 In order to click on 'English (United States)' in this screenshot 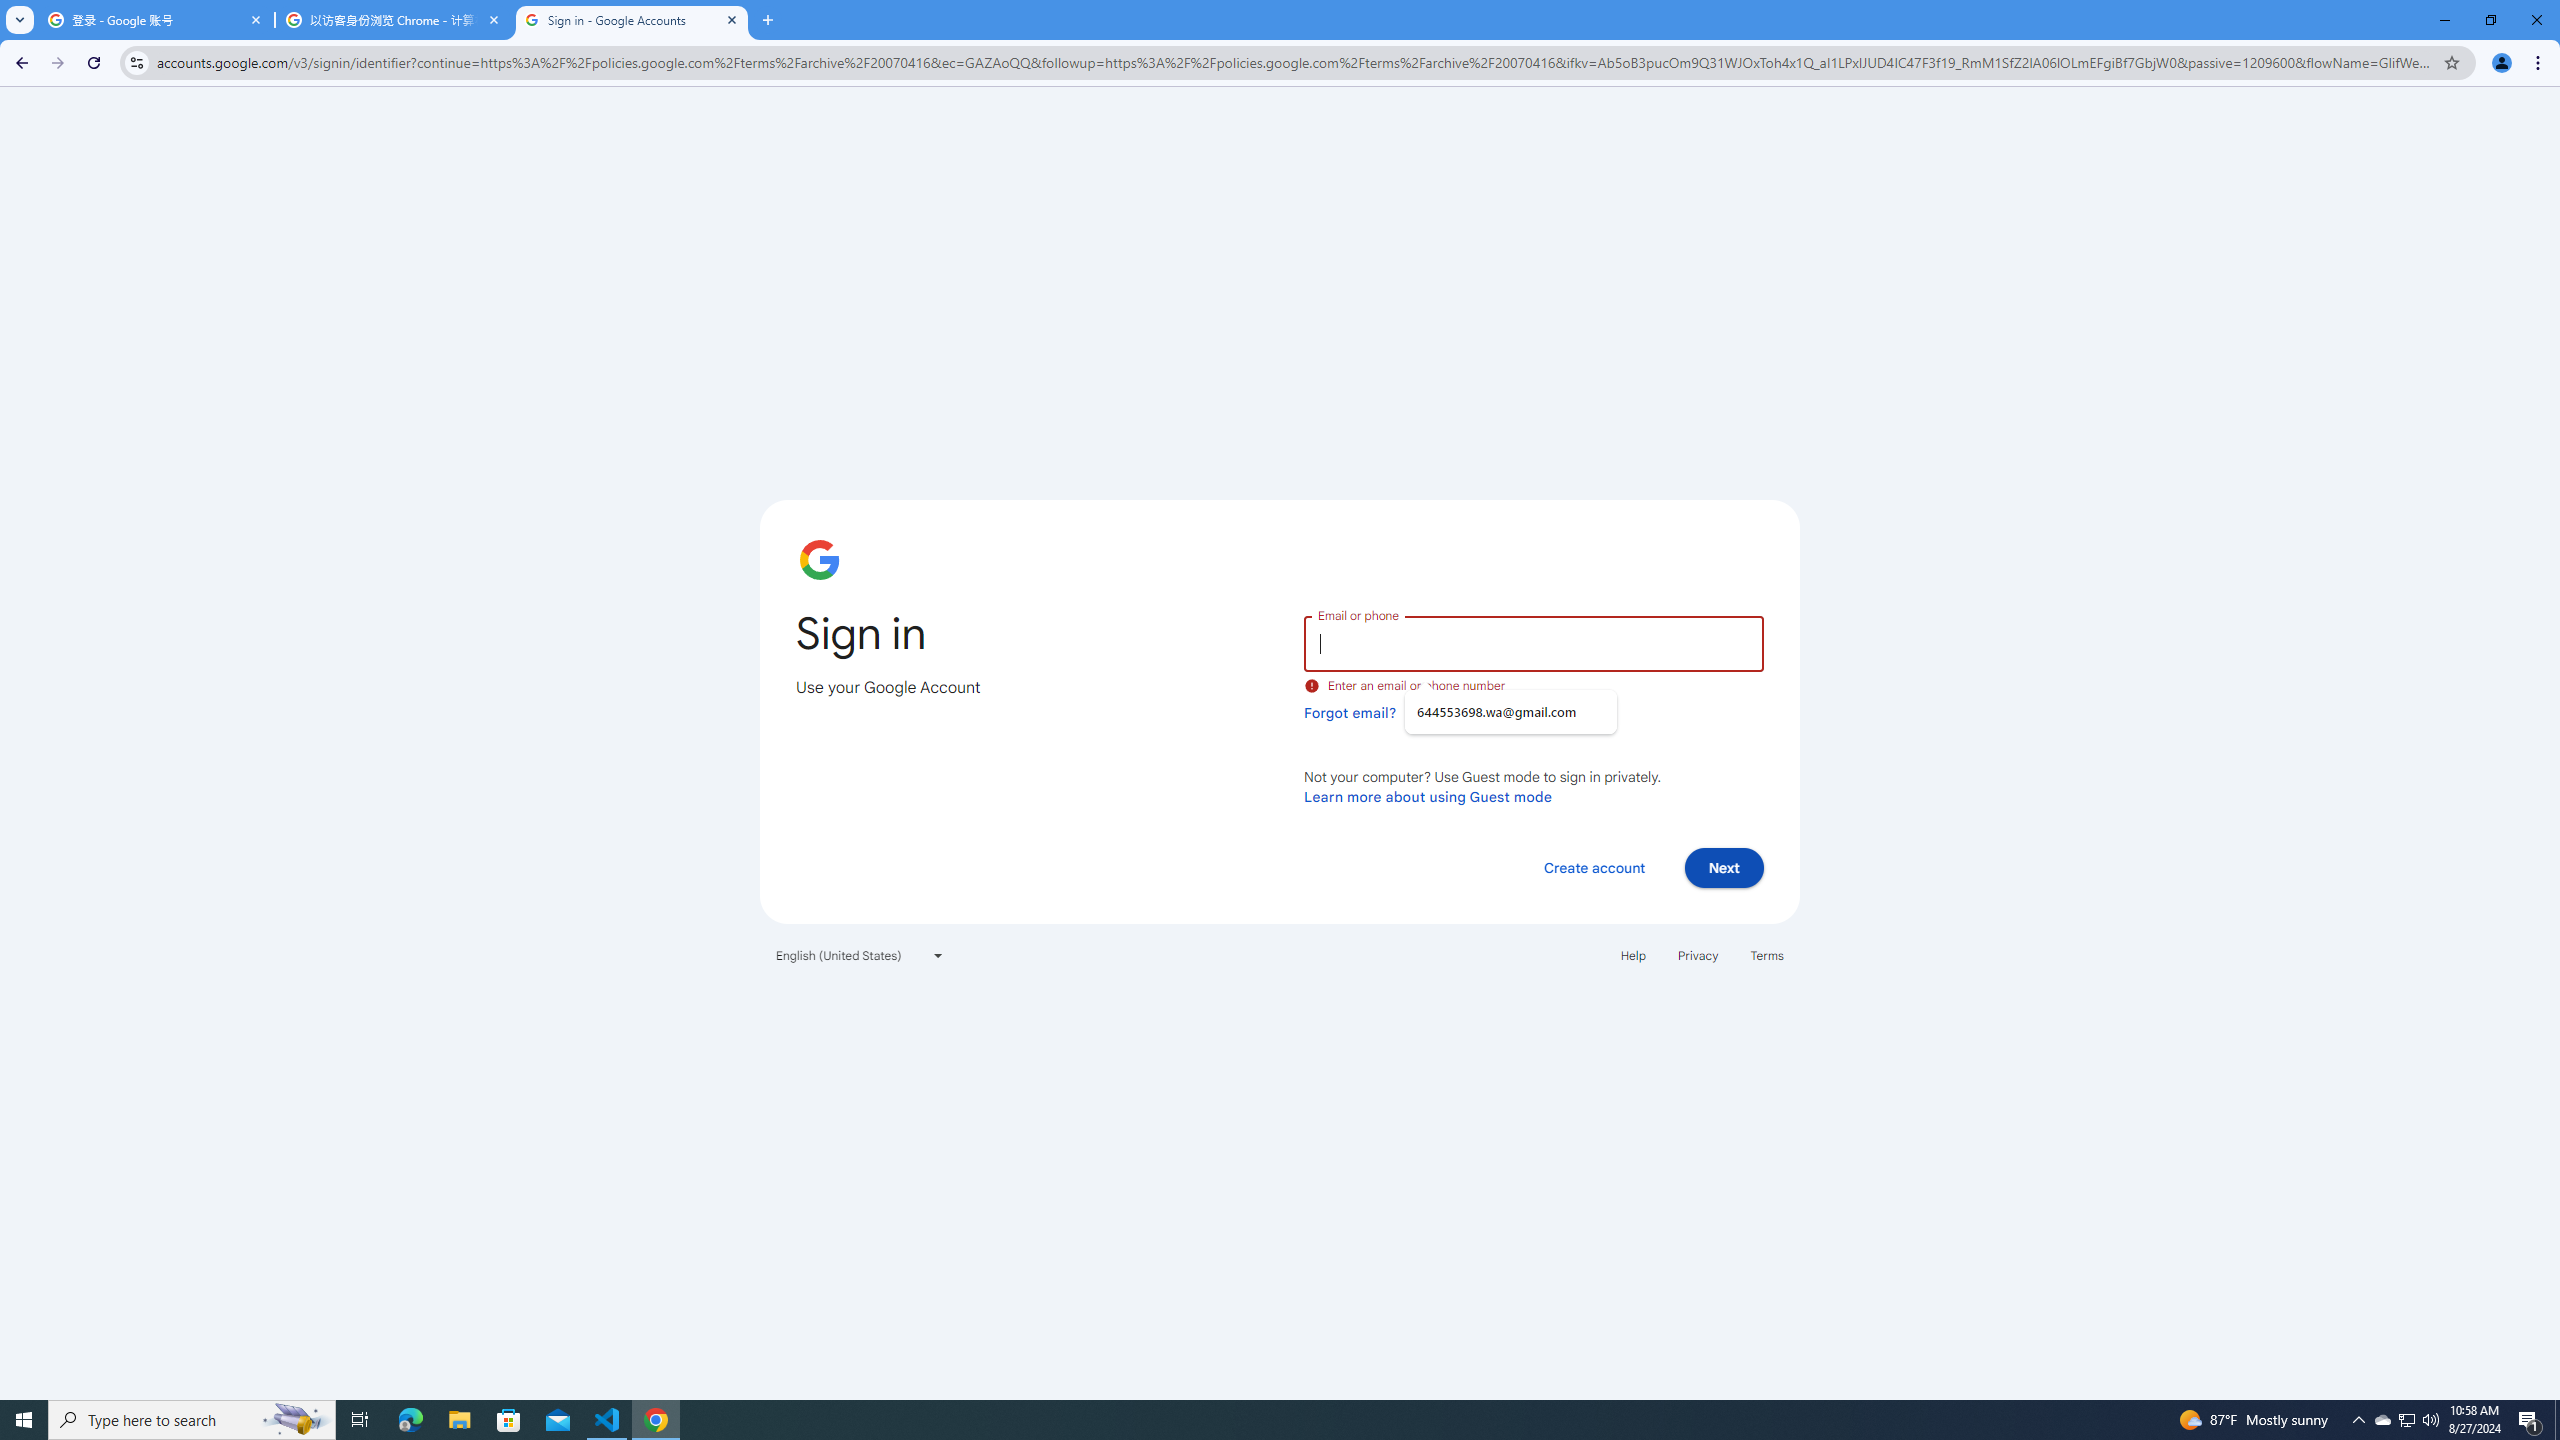, I will do `click(860, 954)`.